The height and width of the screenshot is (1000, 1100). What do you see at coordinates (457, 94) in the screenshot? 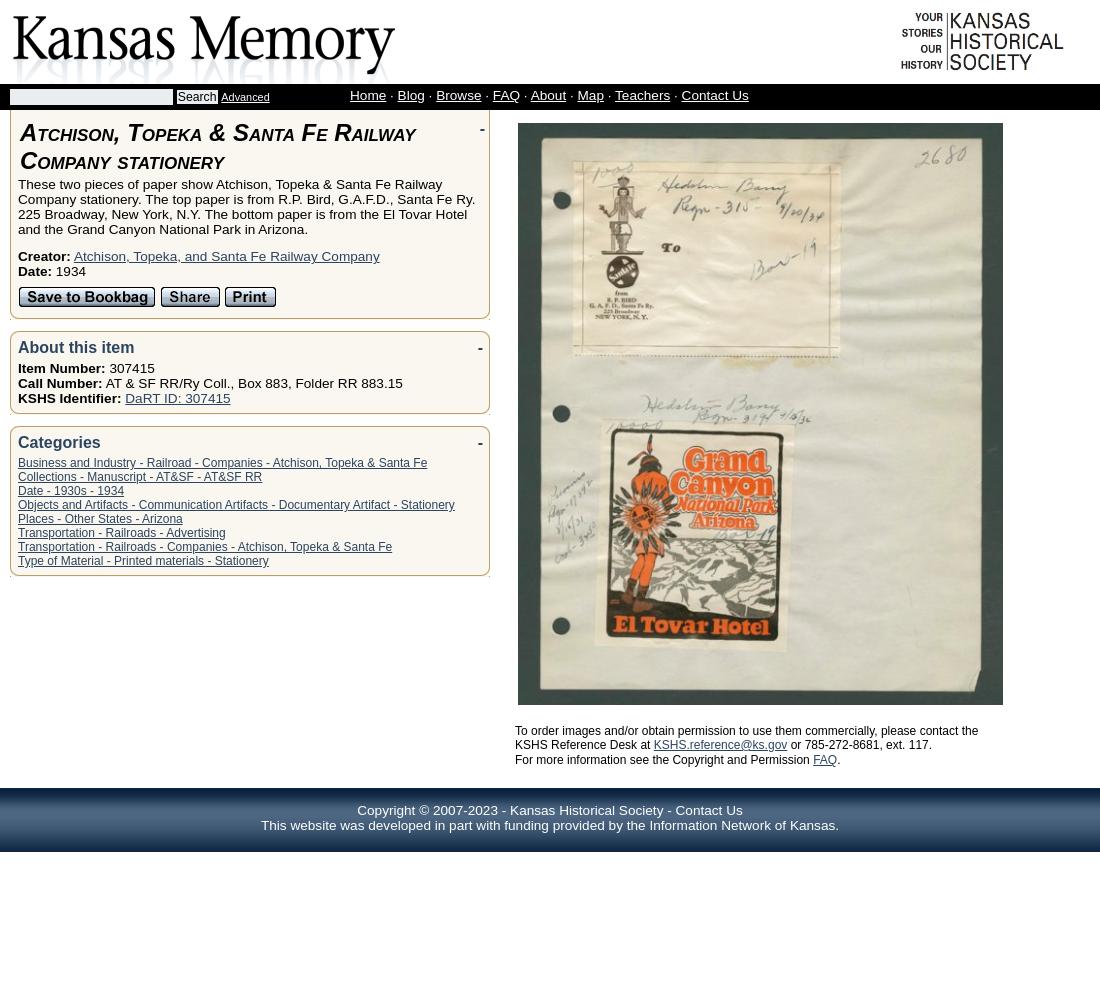
I see `'Browse'` at bounding box center [457, 94].